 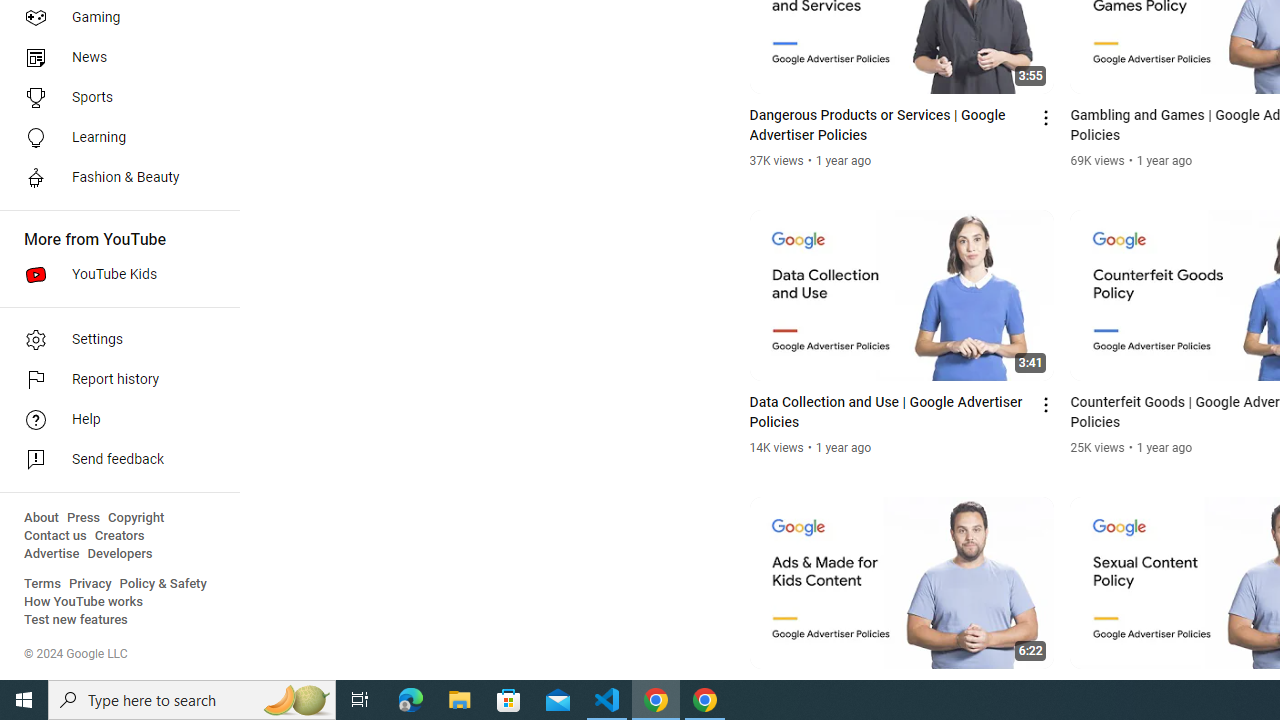 What do you see at coordinates (42, 584) in the screenshot?
I see `'Terms'` at bounding box center [42, 584].